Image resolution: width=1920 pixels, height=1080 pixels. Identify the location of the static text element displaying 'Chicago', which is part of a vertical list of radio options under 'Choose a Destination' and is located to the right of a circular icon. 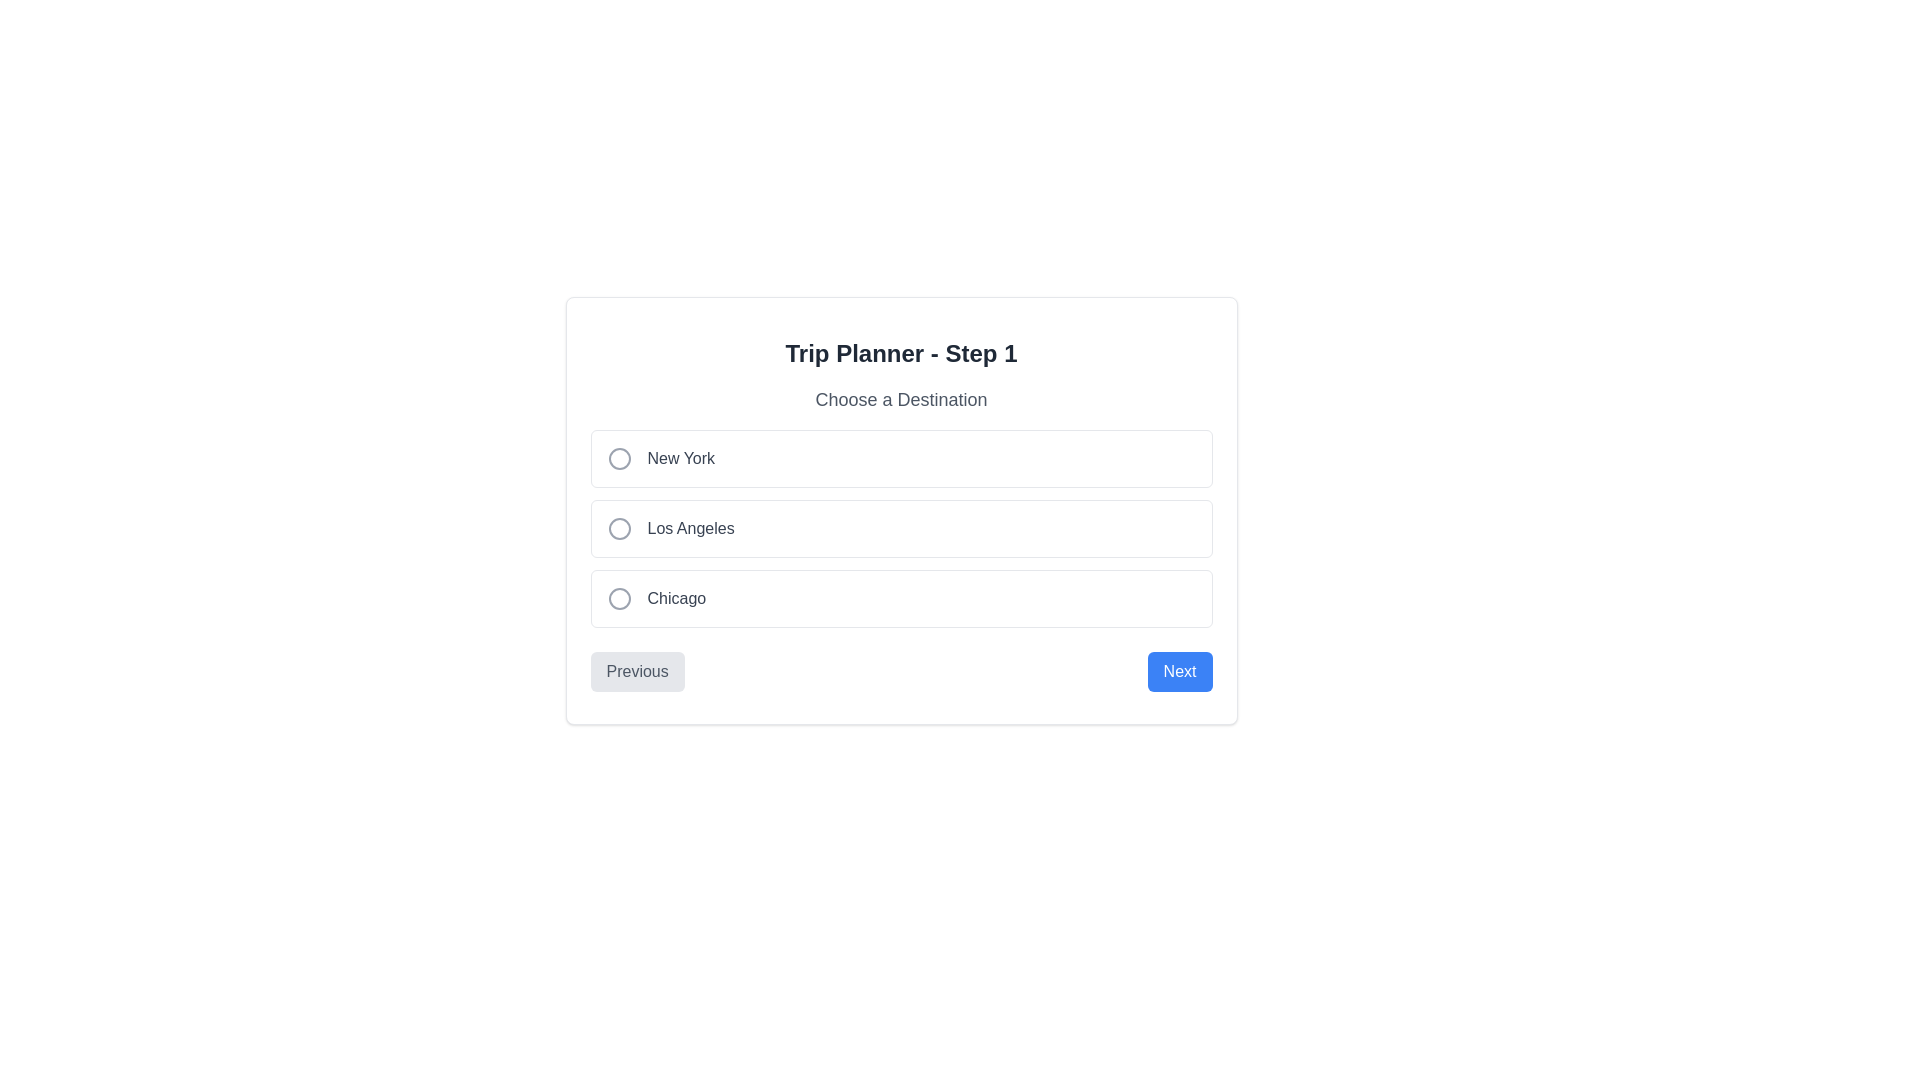
(676, 597).